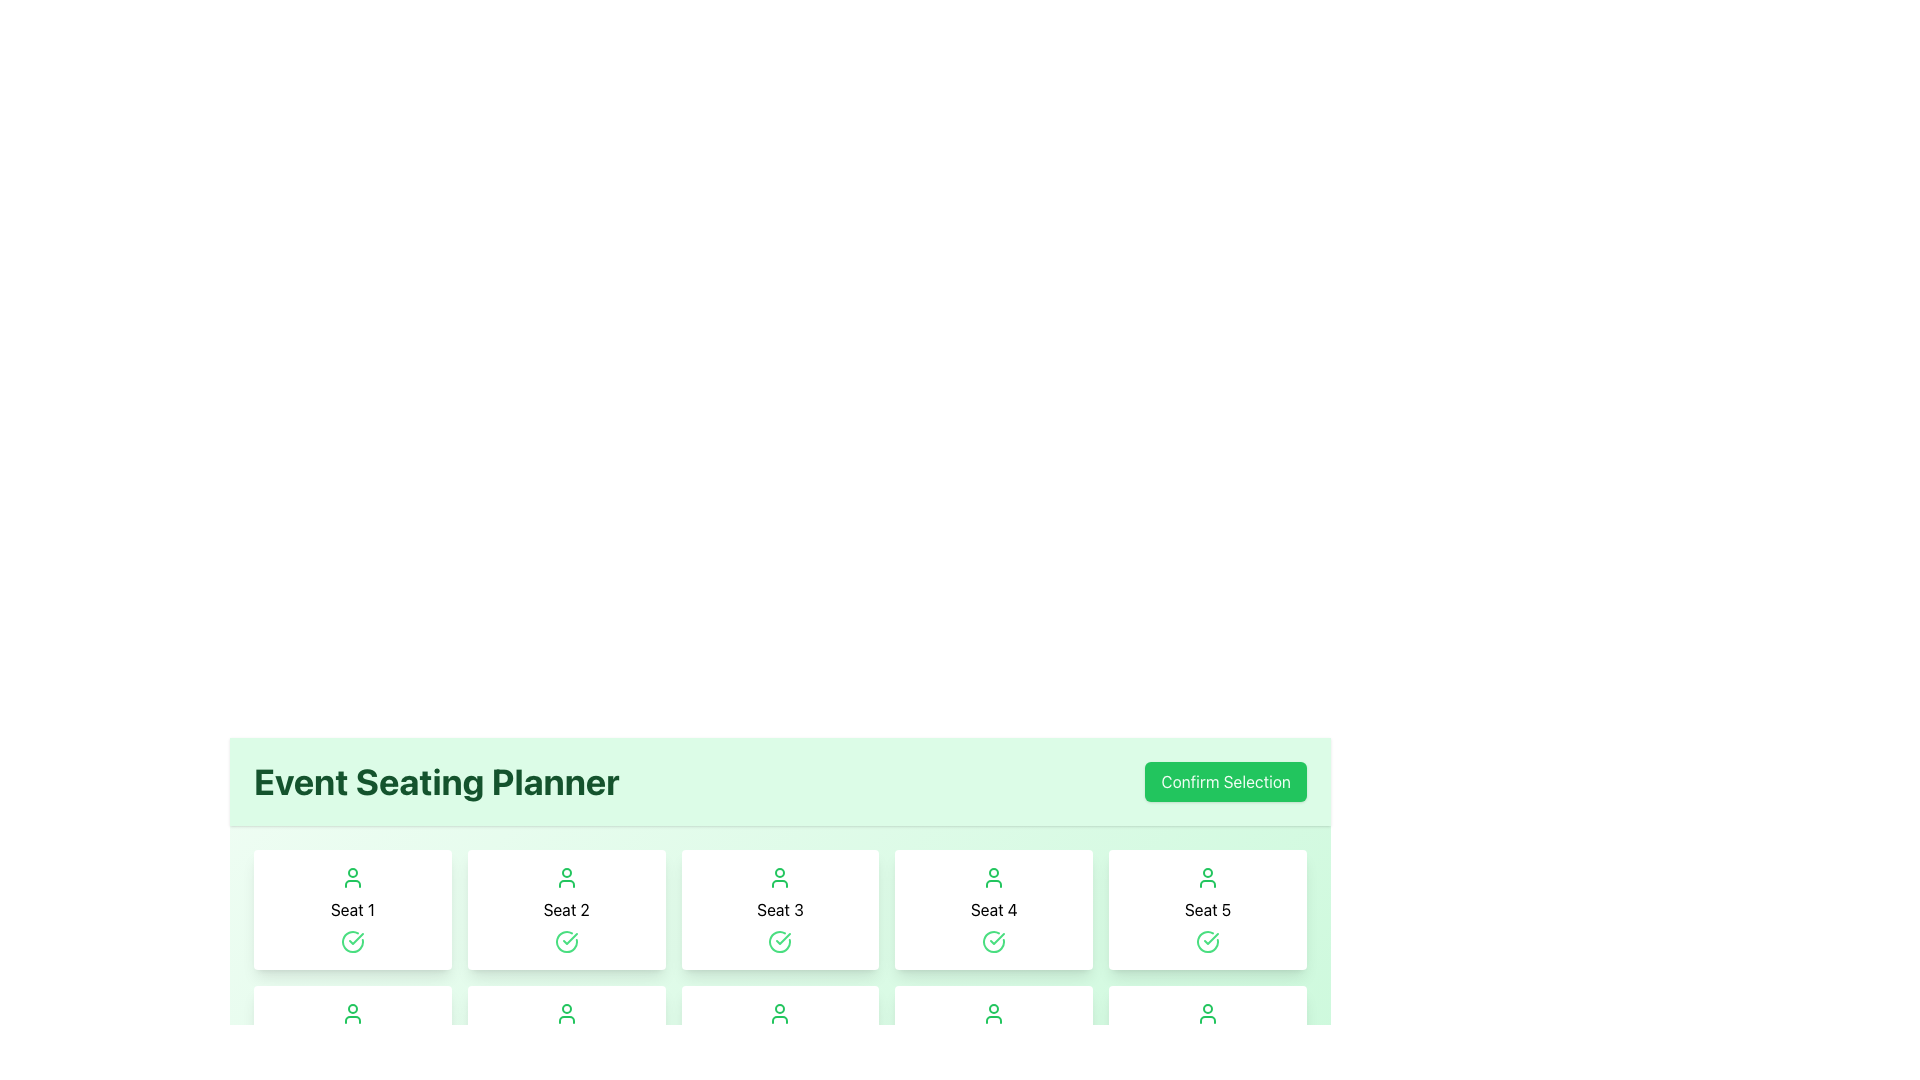 Image resolution: width=1920 pixels, height=1080 pixels. I want to click on the 'Seat 3' card in the Event Seating Planner, so click(779, 910).